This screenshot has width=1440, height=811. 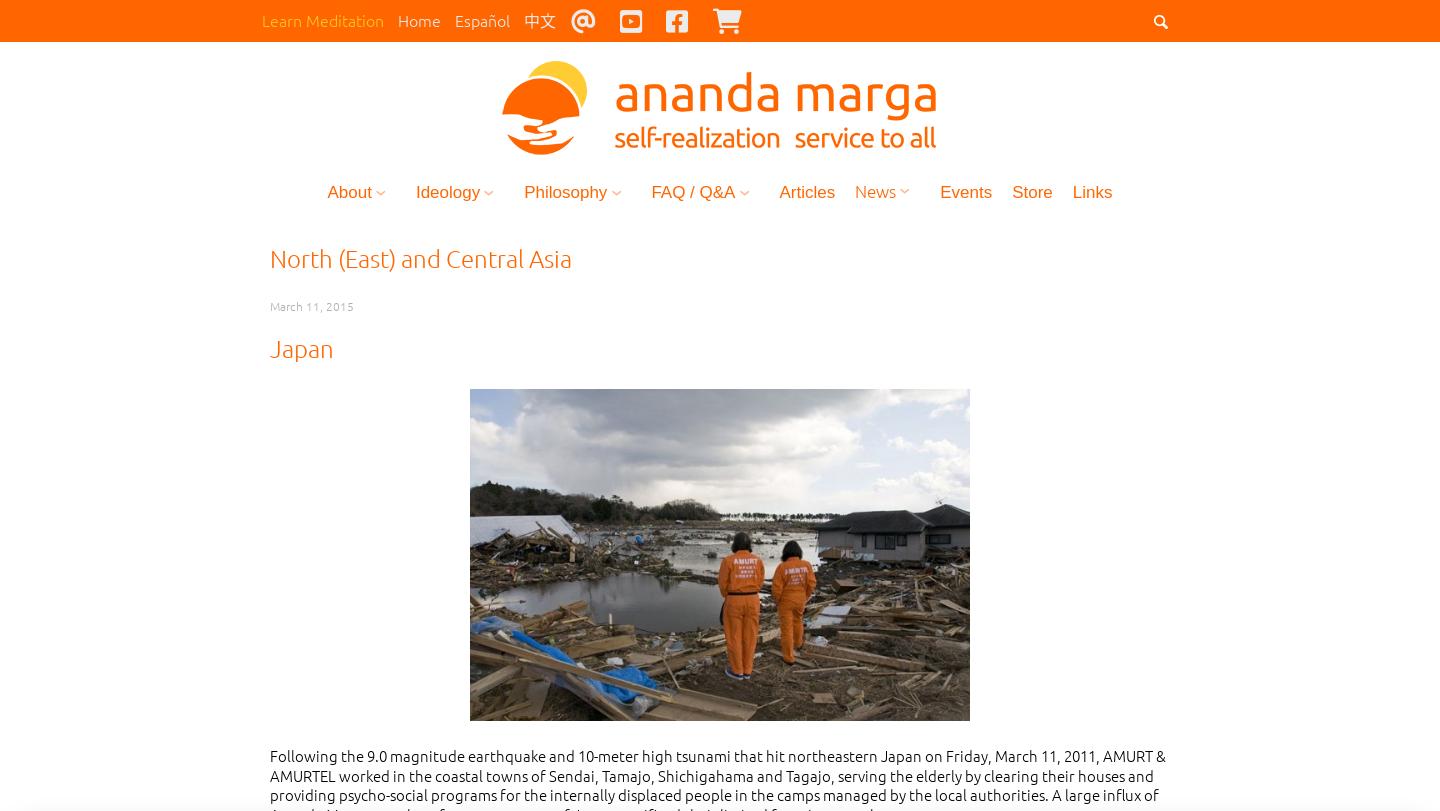 I want to click on 'Articles', so click(x=806, y=194).